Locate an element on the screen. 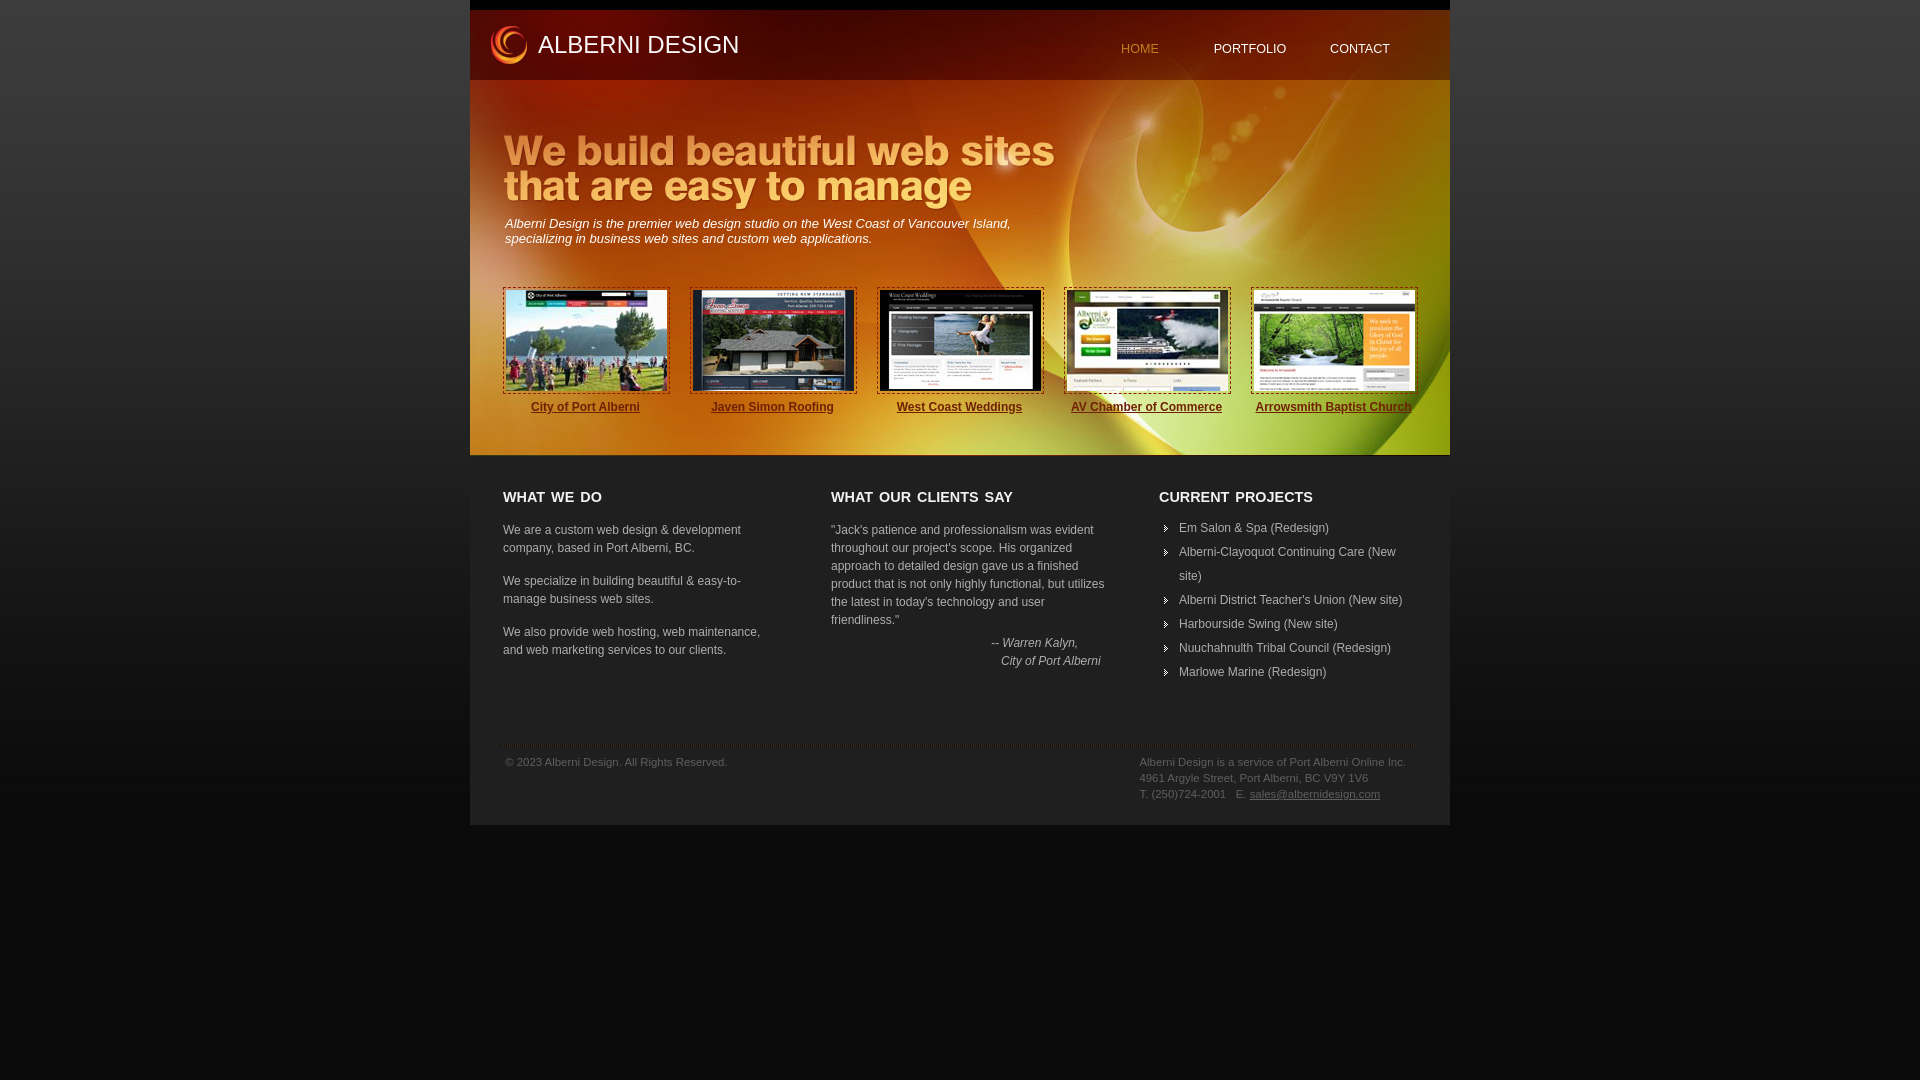  'City of Port Alberni' is located at coordinates (584, 406).